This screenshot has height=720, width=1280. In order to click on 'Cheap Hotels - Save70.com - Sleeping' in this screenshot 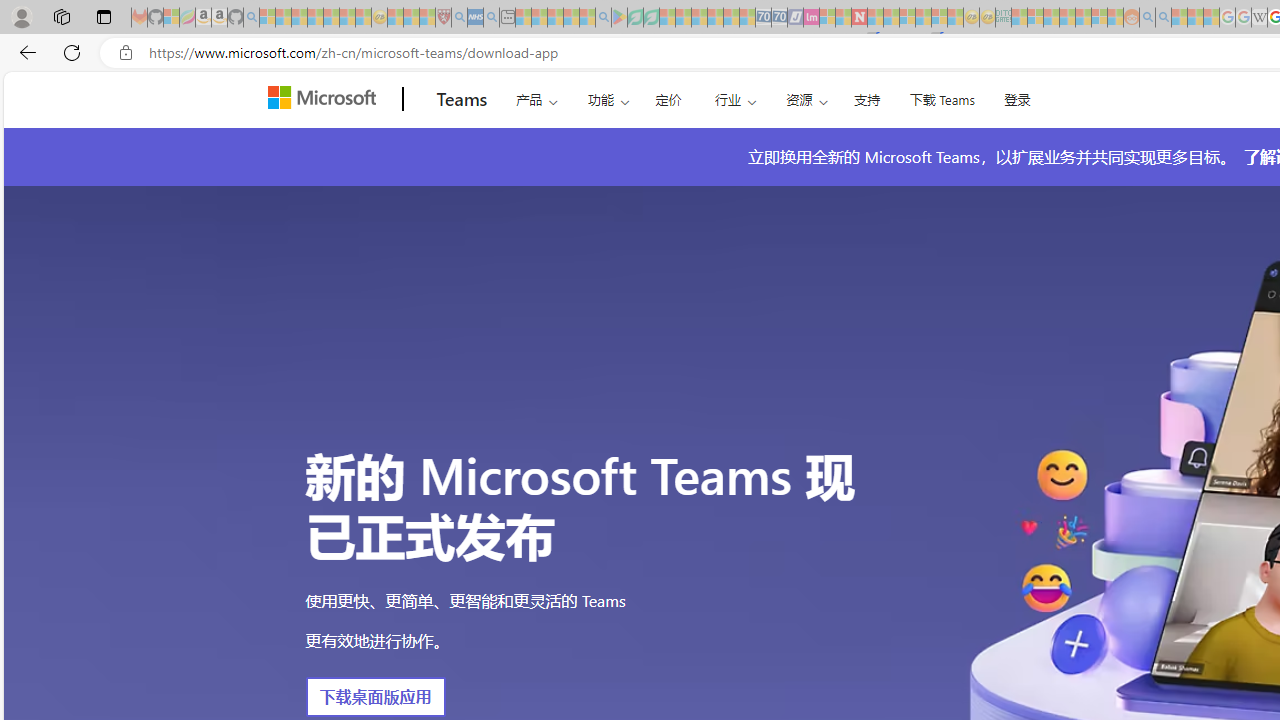, I will do `click(778, 17)`.